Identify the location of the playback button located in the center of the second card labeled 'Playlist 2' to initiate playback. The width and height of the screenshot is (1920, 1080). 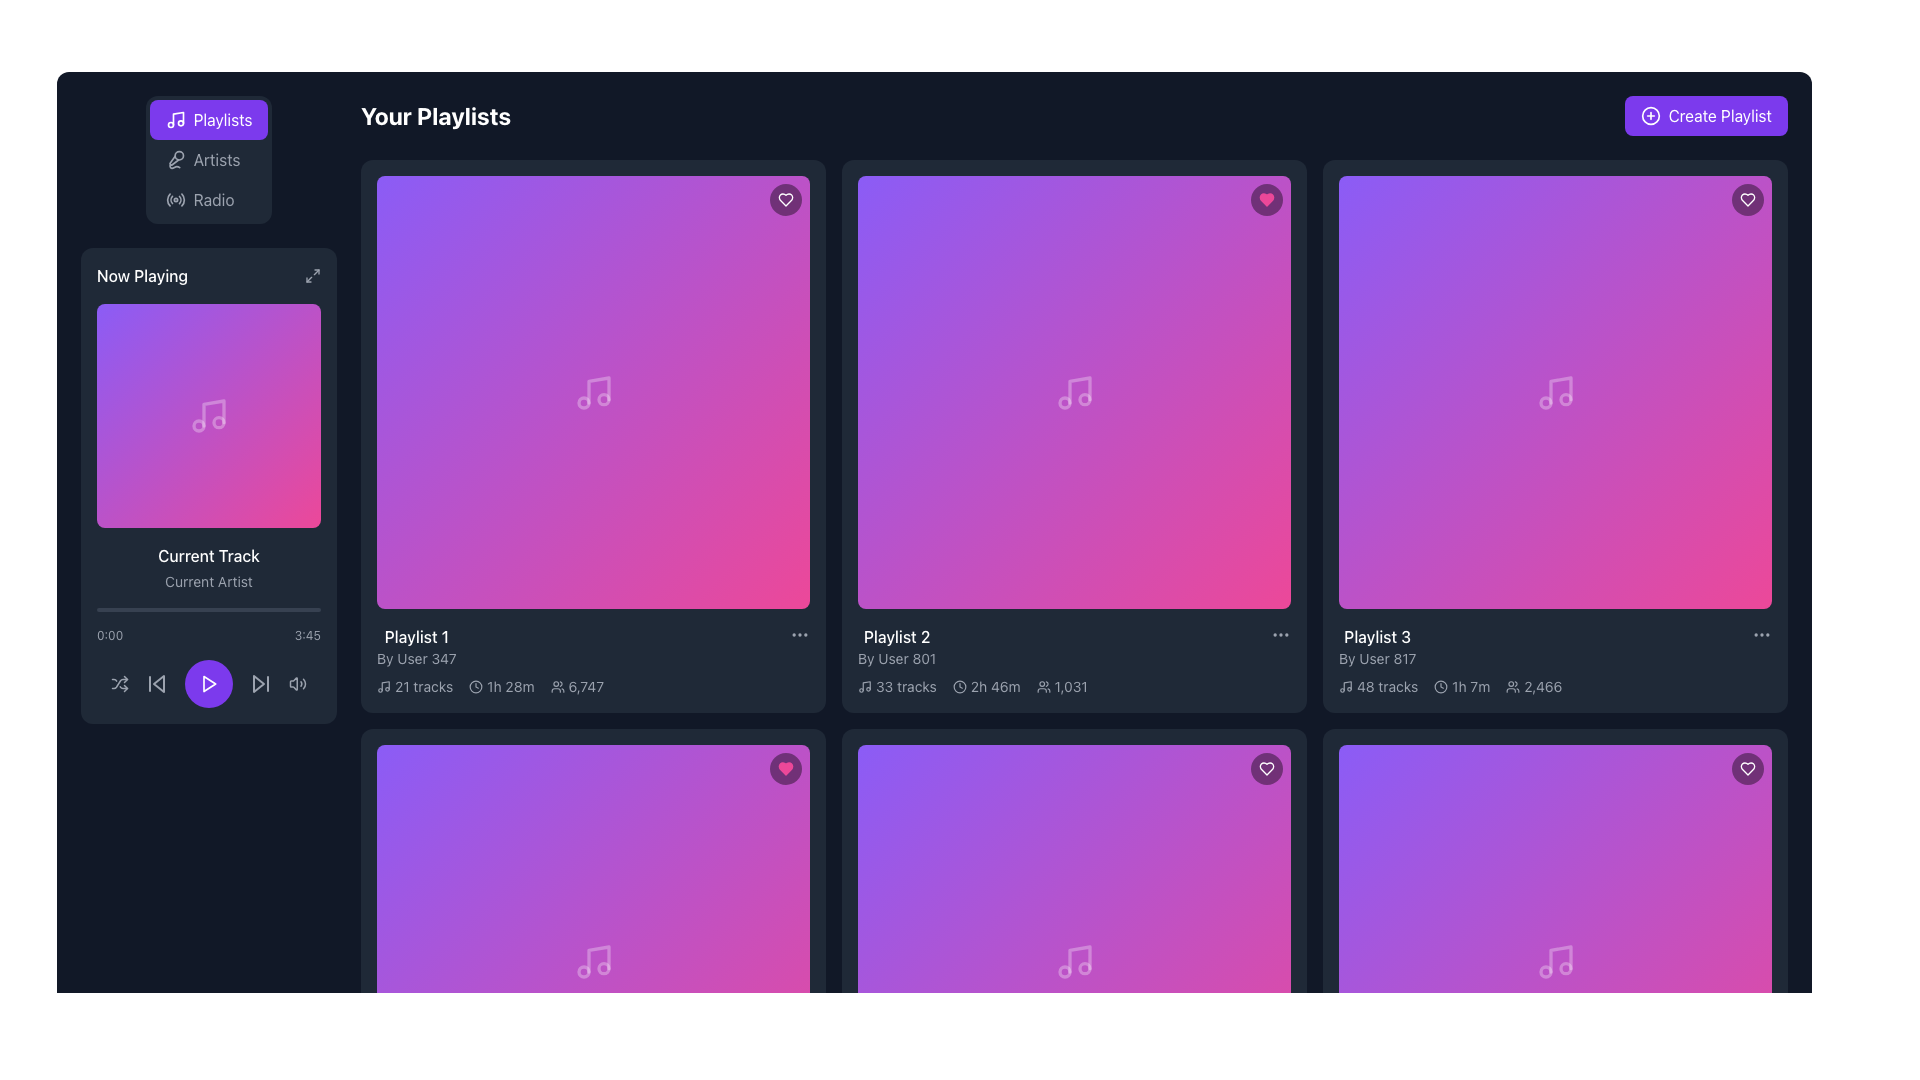
(1073, 392).